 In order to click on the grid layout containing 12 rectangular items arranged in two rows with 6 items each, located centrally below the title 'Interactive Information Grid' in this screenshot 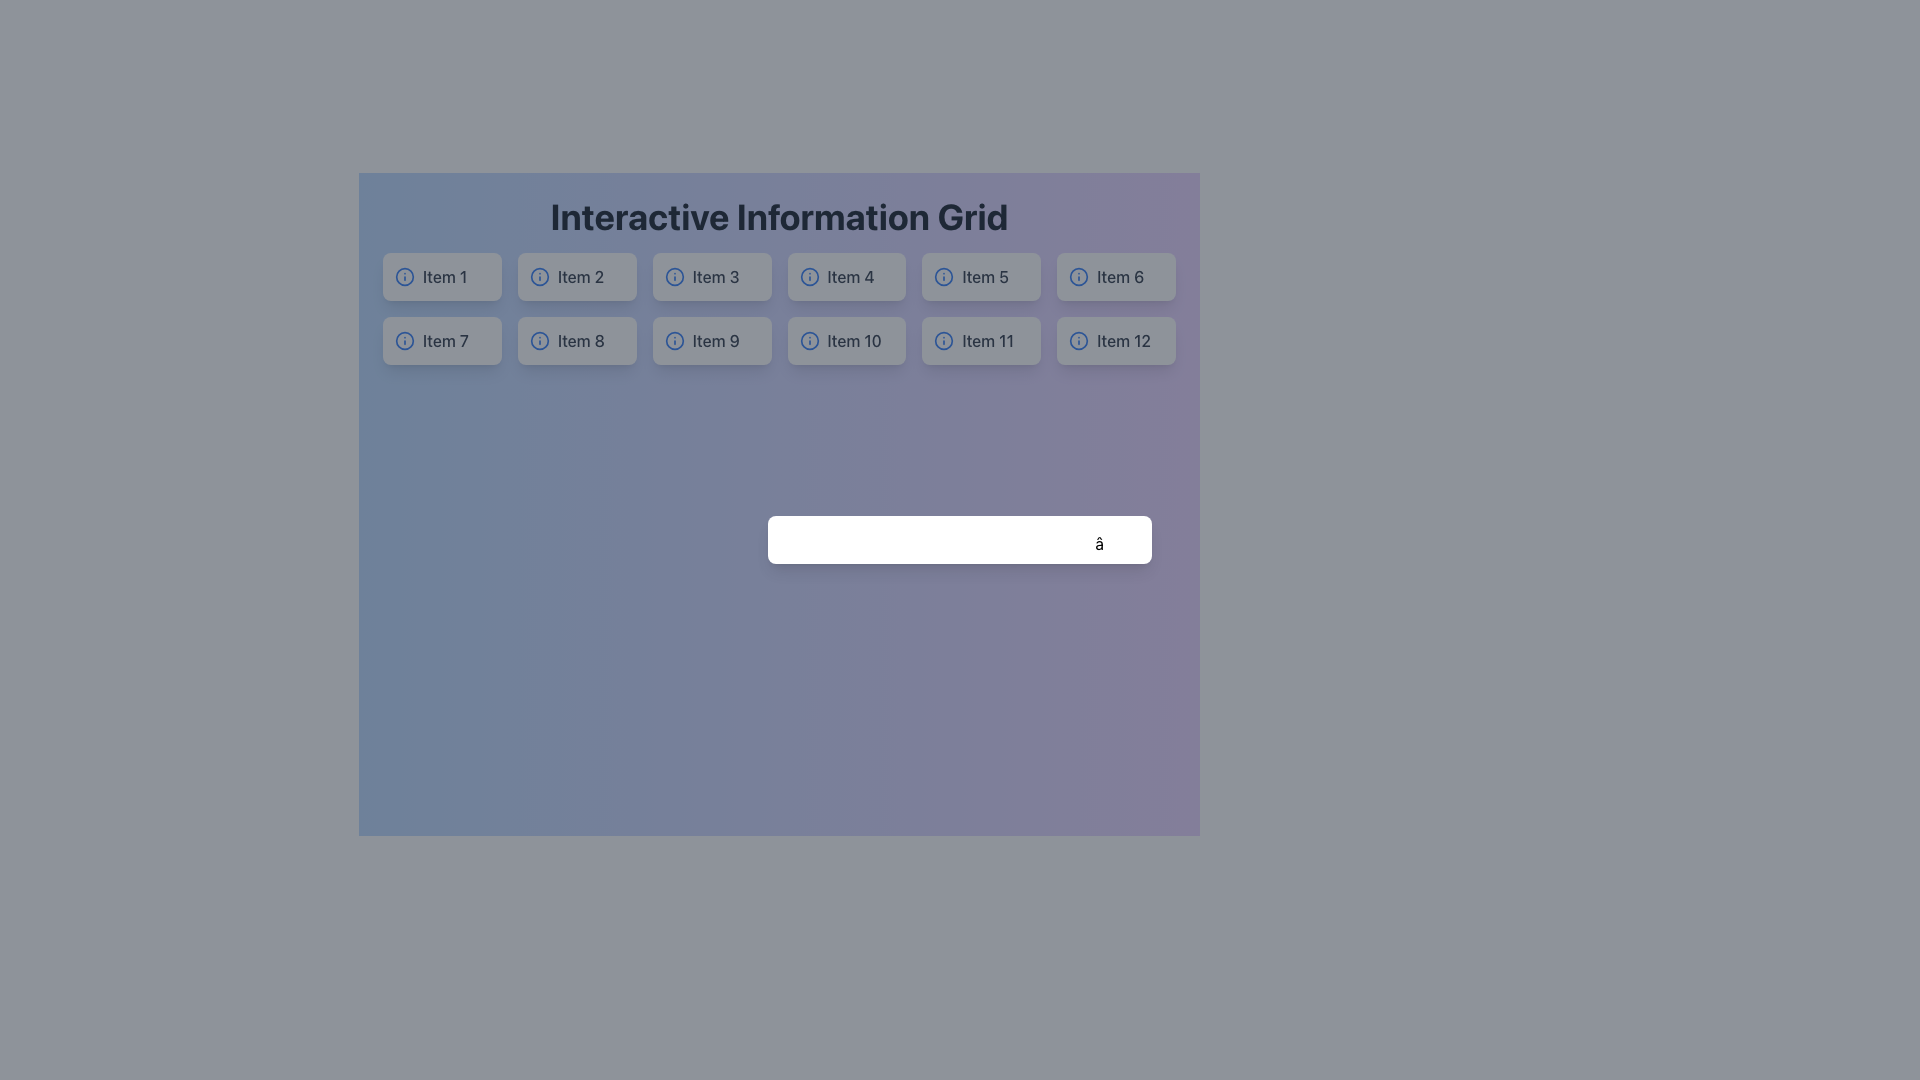, I will do `click(778, 308)`.